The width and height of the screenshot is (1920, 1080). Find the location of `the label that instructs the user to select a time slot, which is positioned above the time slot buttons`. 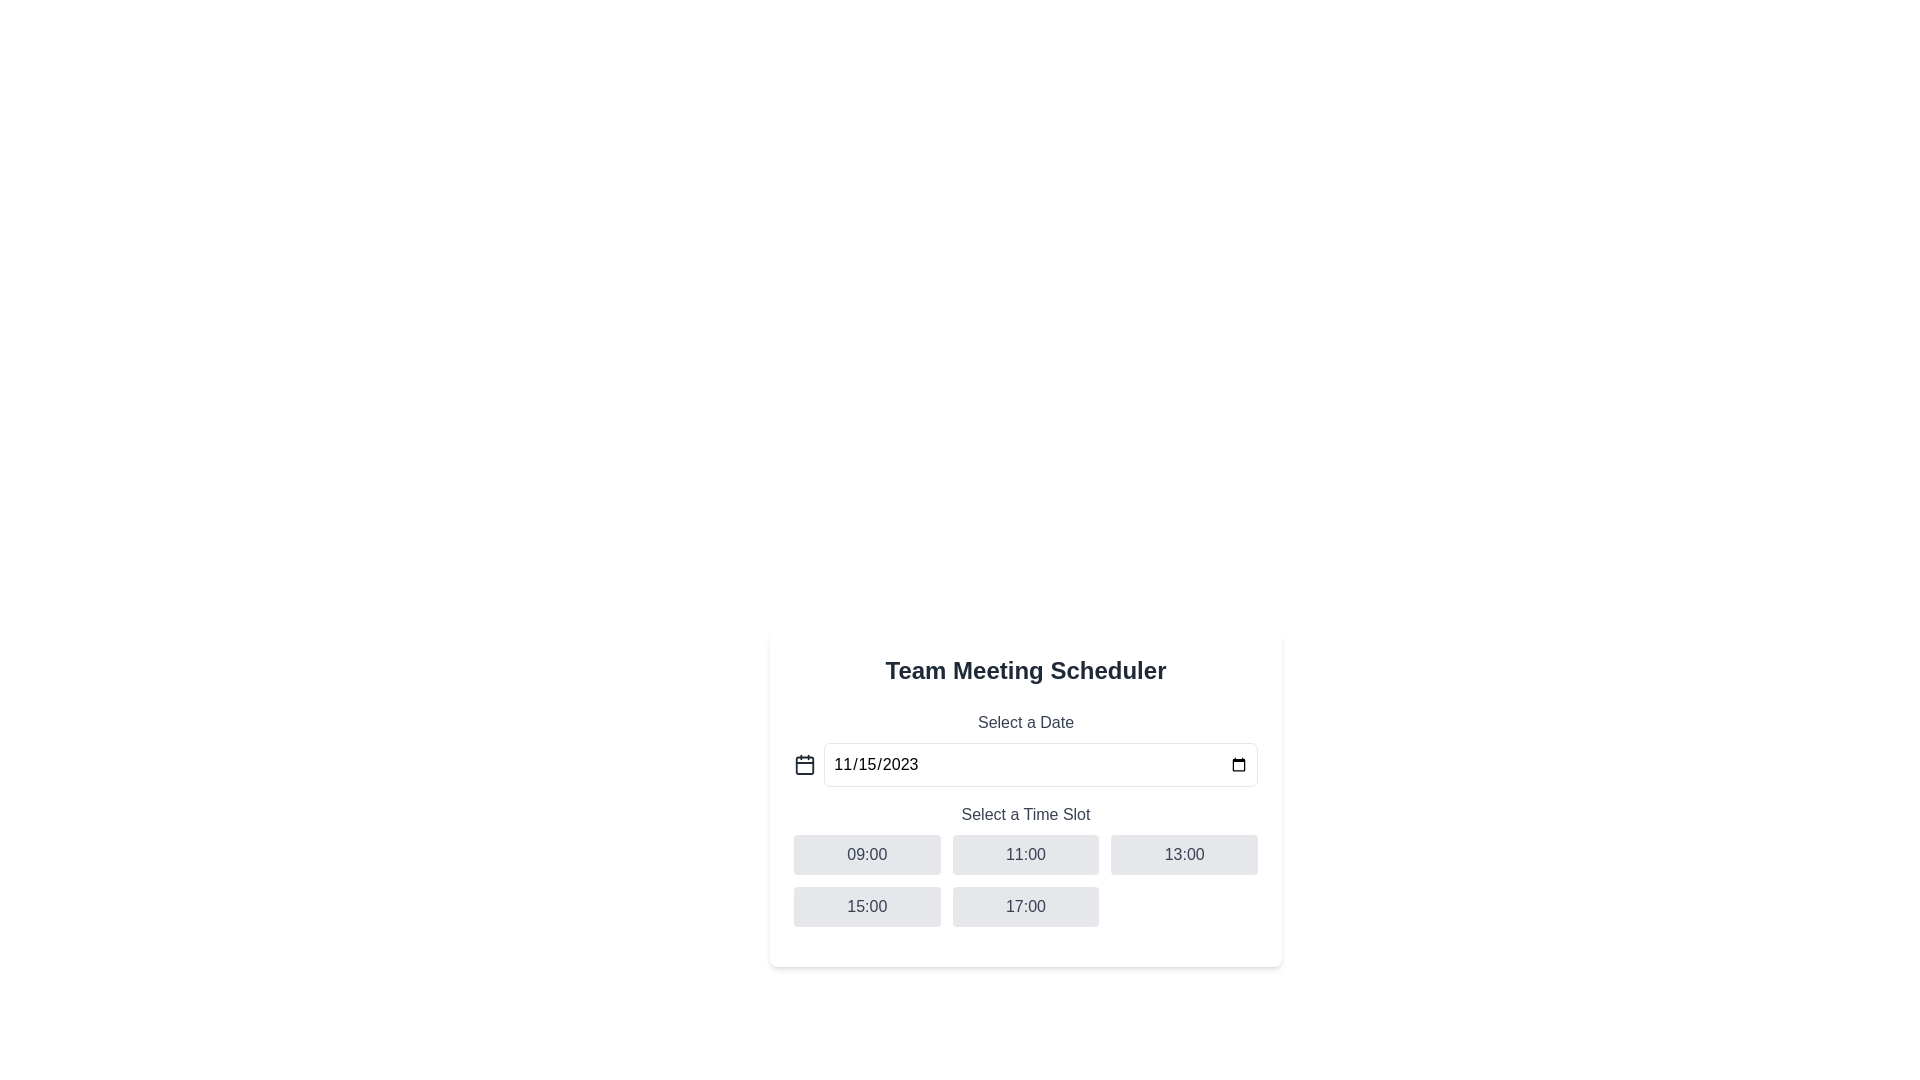

the label that instructs the user to select a time slot, which is positioned above the time slot buttons is located at coordinates (1026, 814).